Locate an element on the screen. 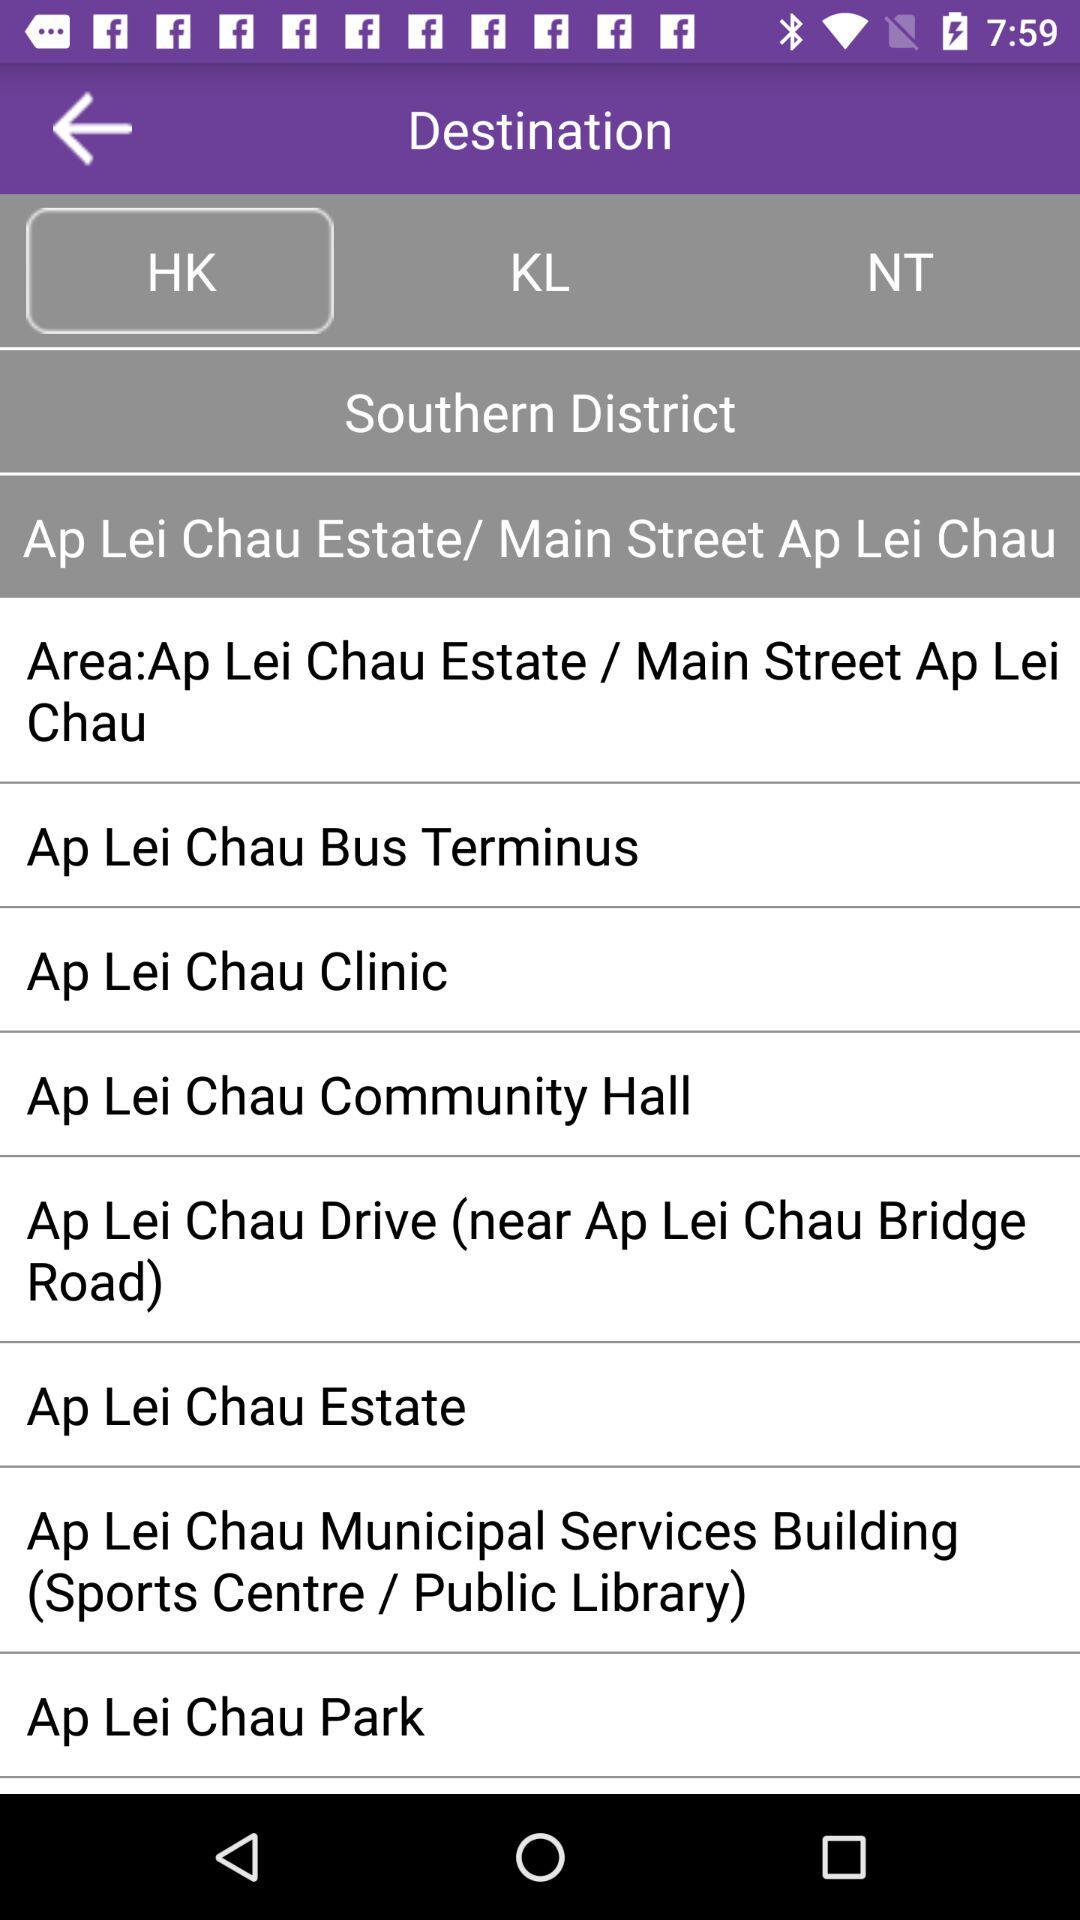  the app next to destination app is located at coordinates (92, 127).